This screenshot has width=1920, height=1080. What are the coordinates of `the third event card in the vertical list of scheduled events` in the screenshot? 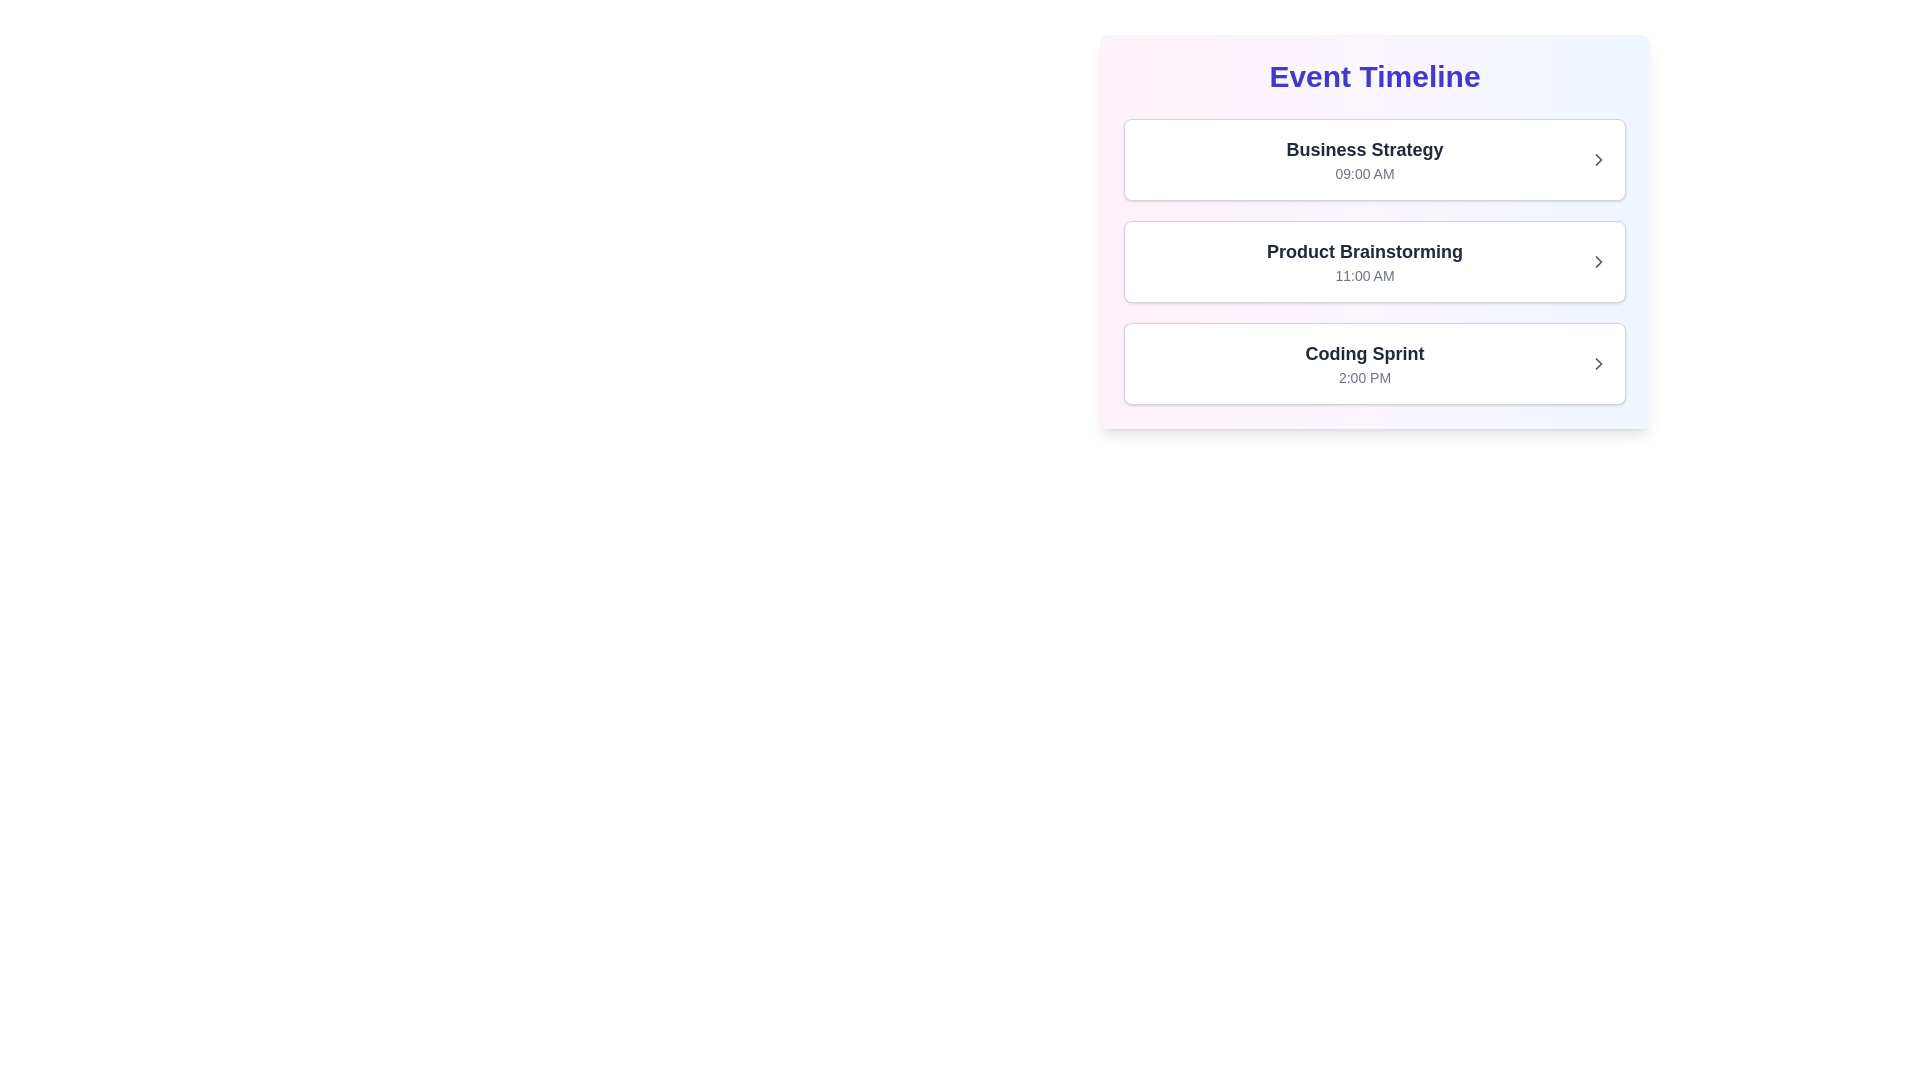 It's located at (1373, 363).